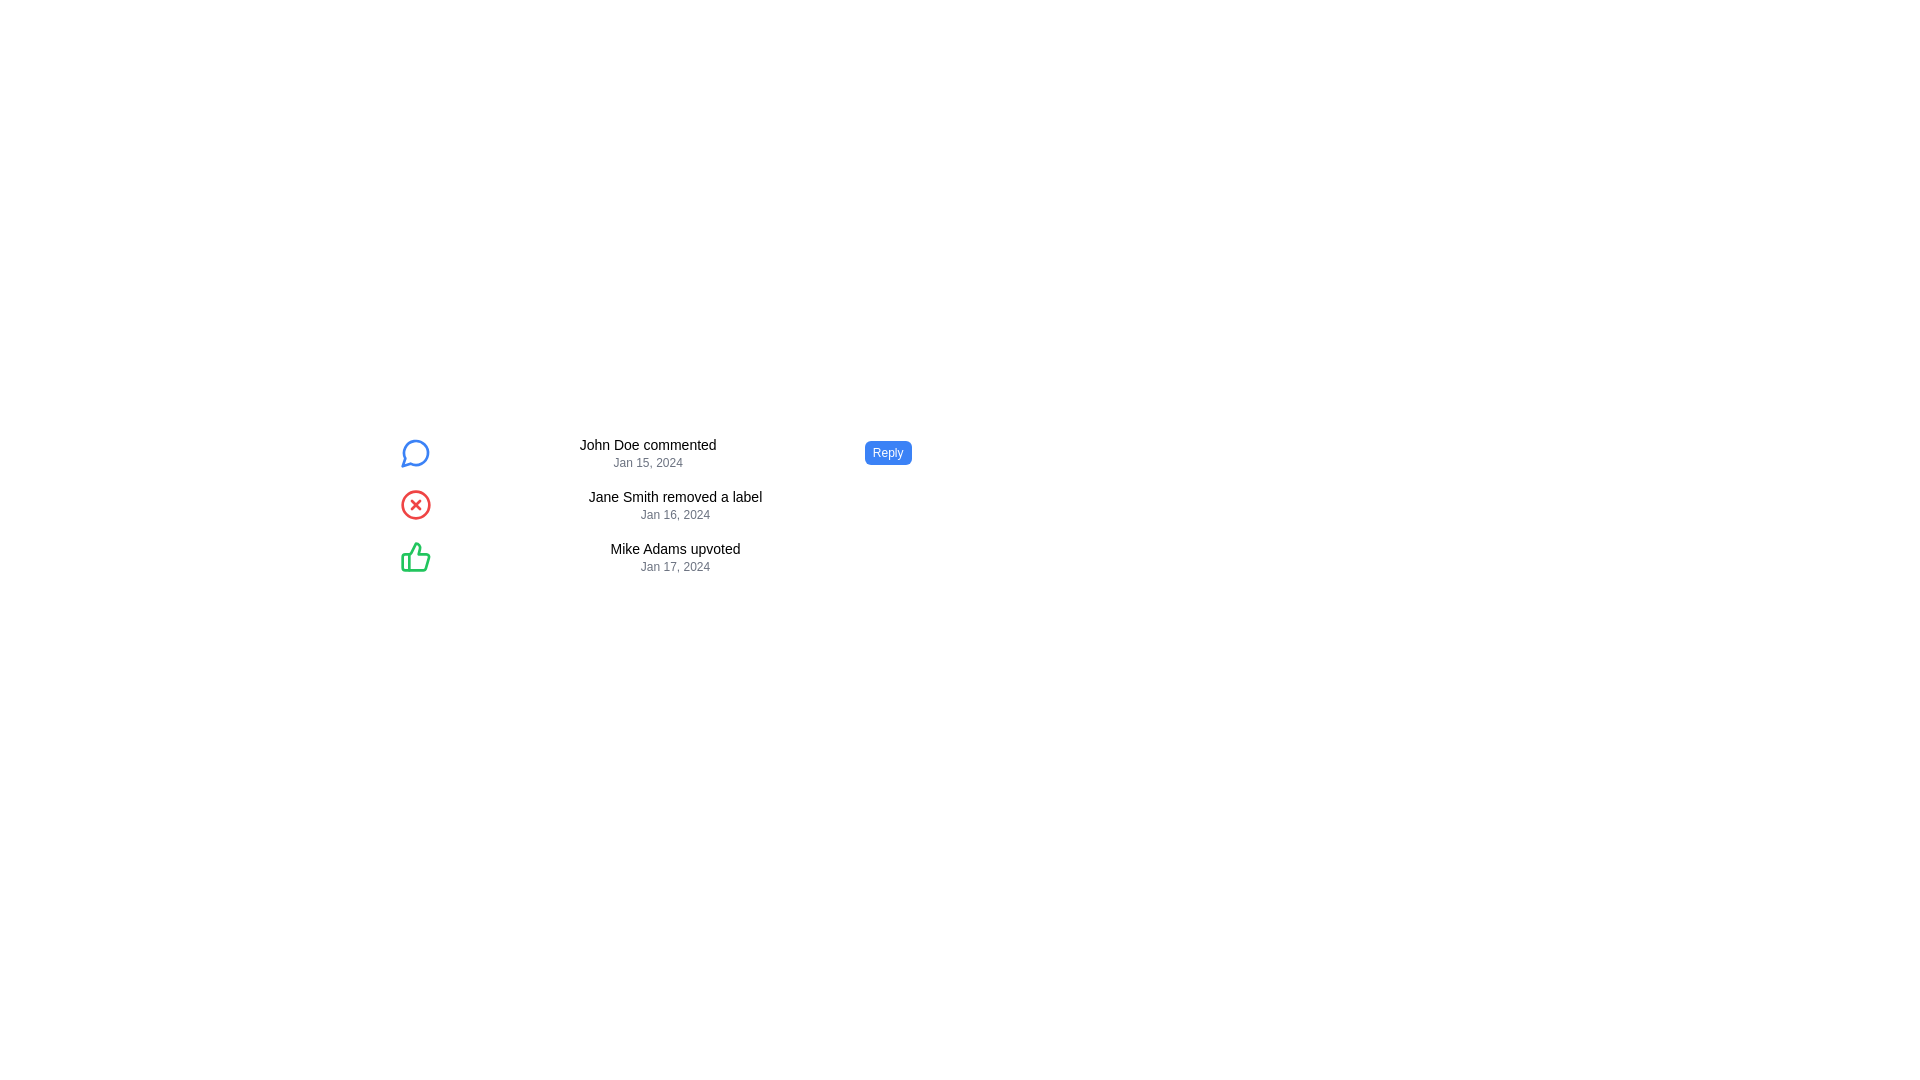 This screenshot has width=1920, height=1080. What do you see at coordinates (655, 504) in the screenshot?
I see `the Text component with a circular icon and the text 'Jane Smith removed a label', which is the second item in the list` at bounding box center [655, 504].